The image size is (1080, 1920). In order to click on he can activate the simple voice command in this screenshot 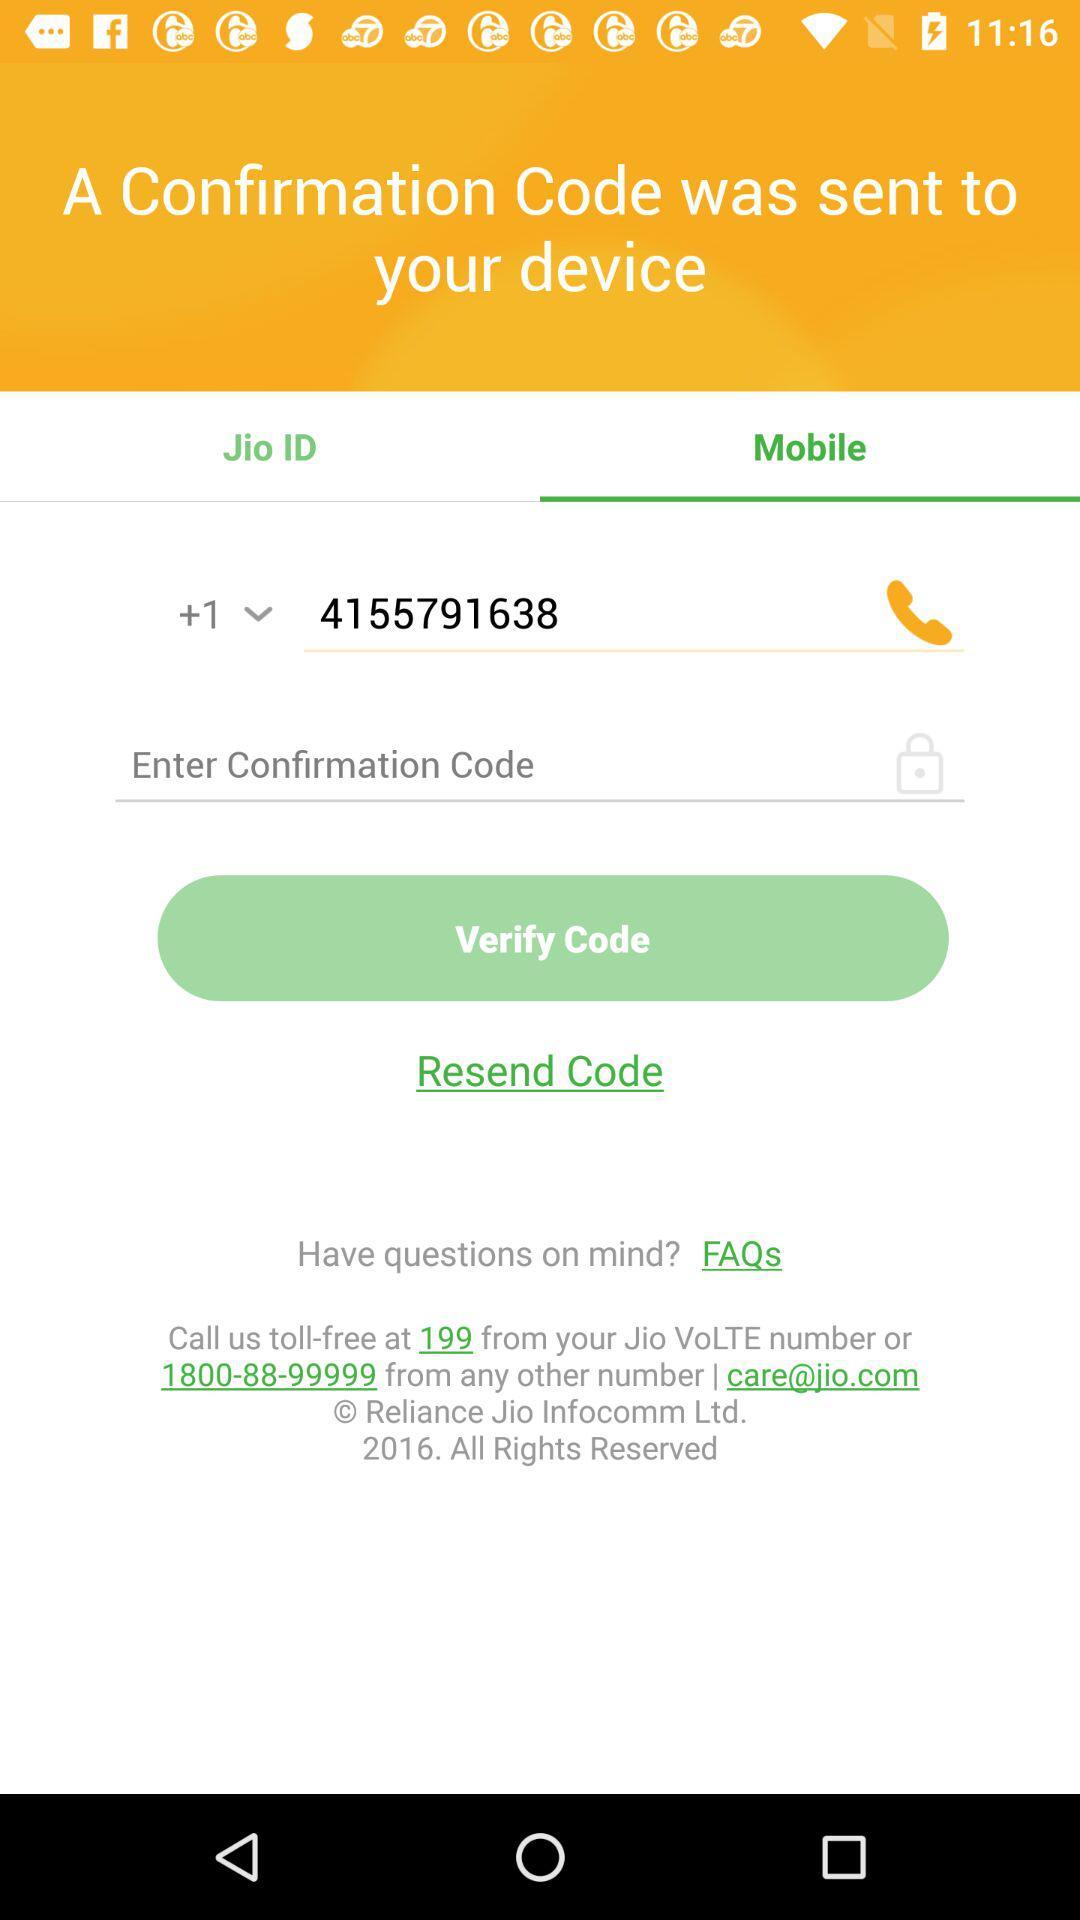, I will do `click(257, 613)`.